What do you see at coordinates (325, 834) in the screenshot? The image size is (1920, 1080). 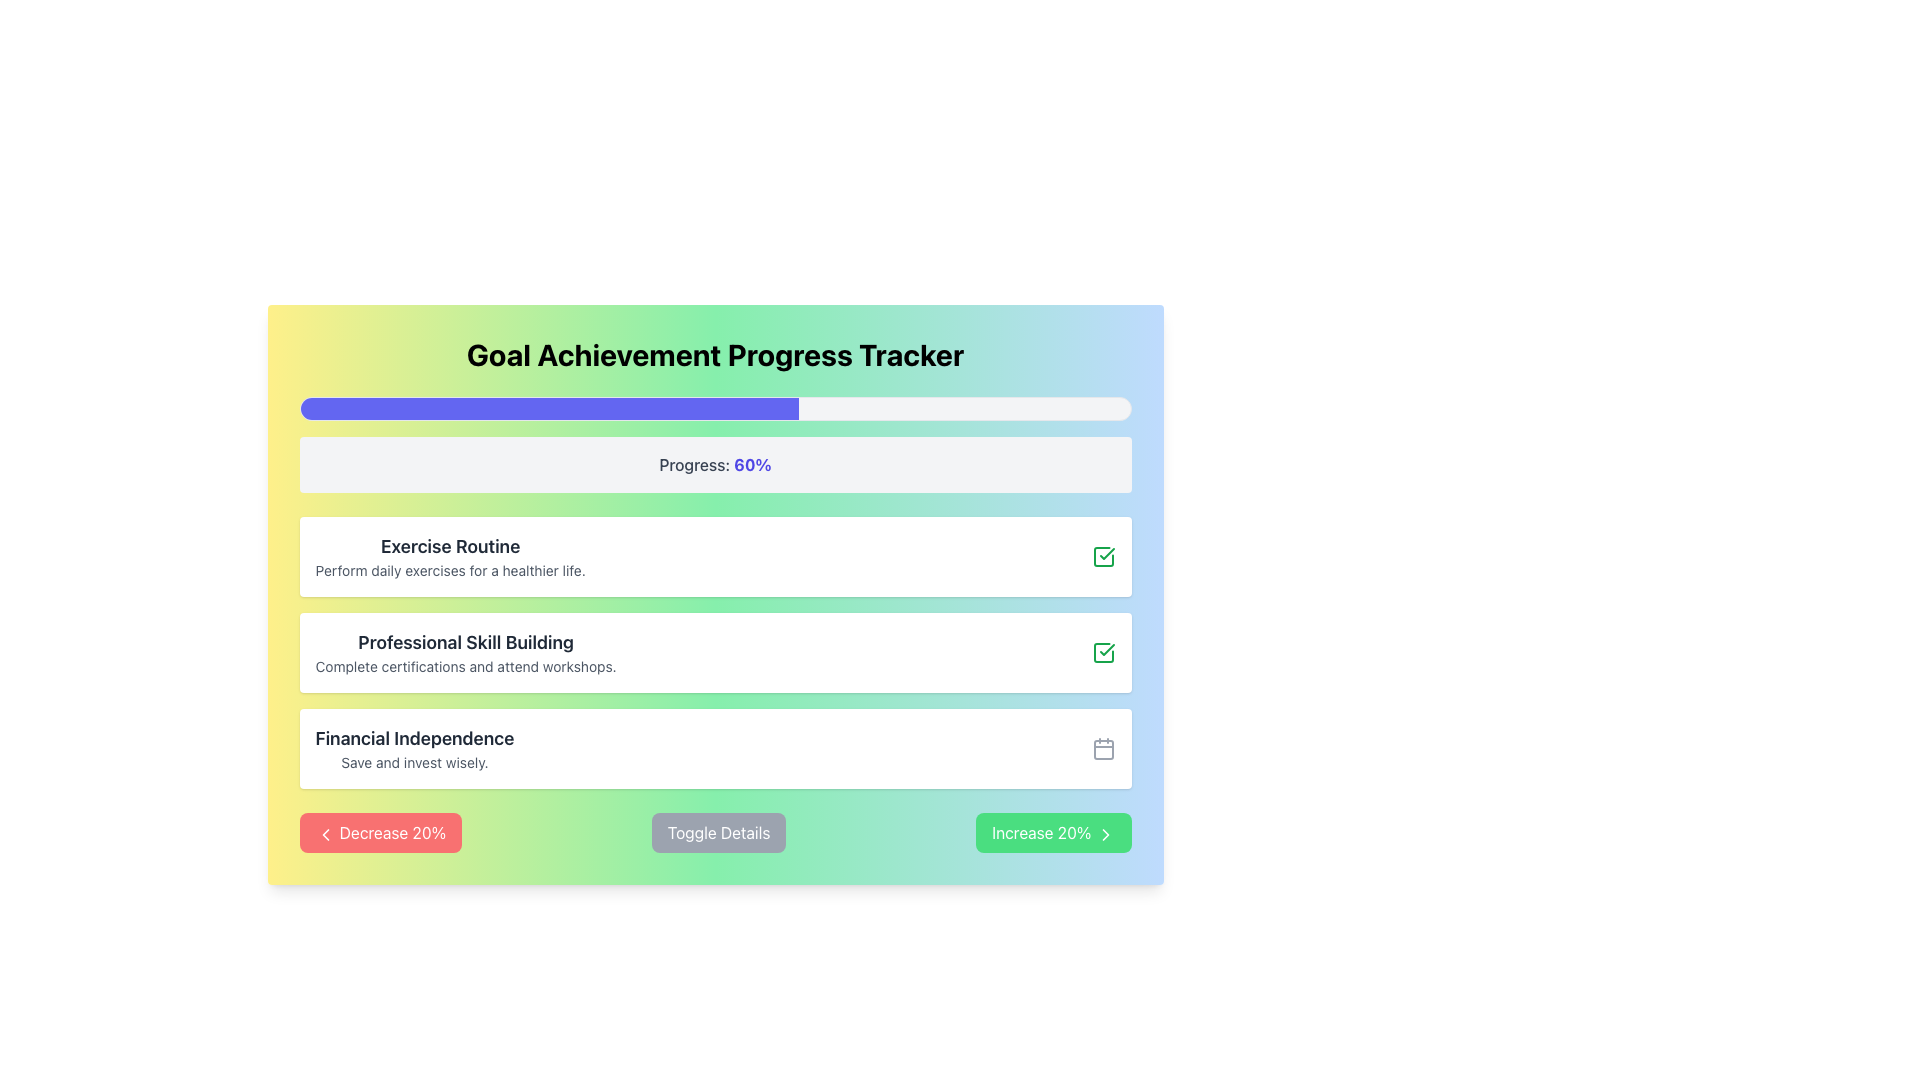 I see `the left-pointing chevron arrow icon, which is a simple SVG graphic with a transparent background located slightly to the left of center at the top of the interface` at bounding box center [325, 834].